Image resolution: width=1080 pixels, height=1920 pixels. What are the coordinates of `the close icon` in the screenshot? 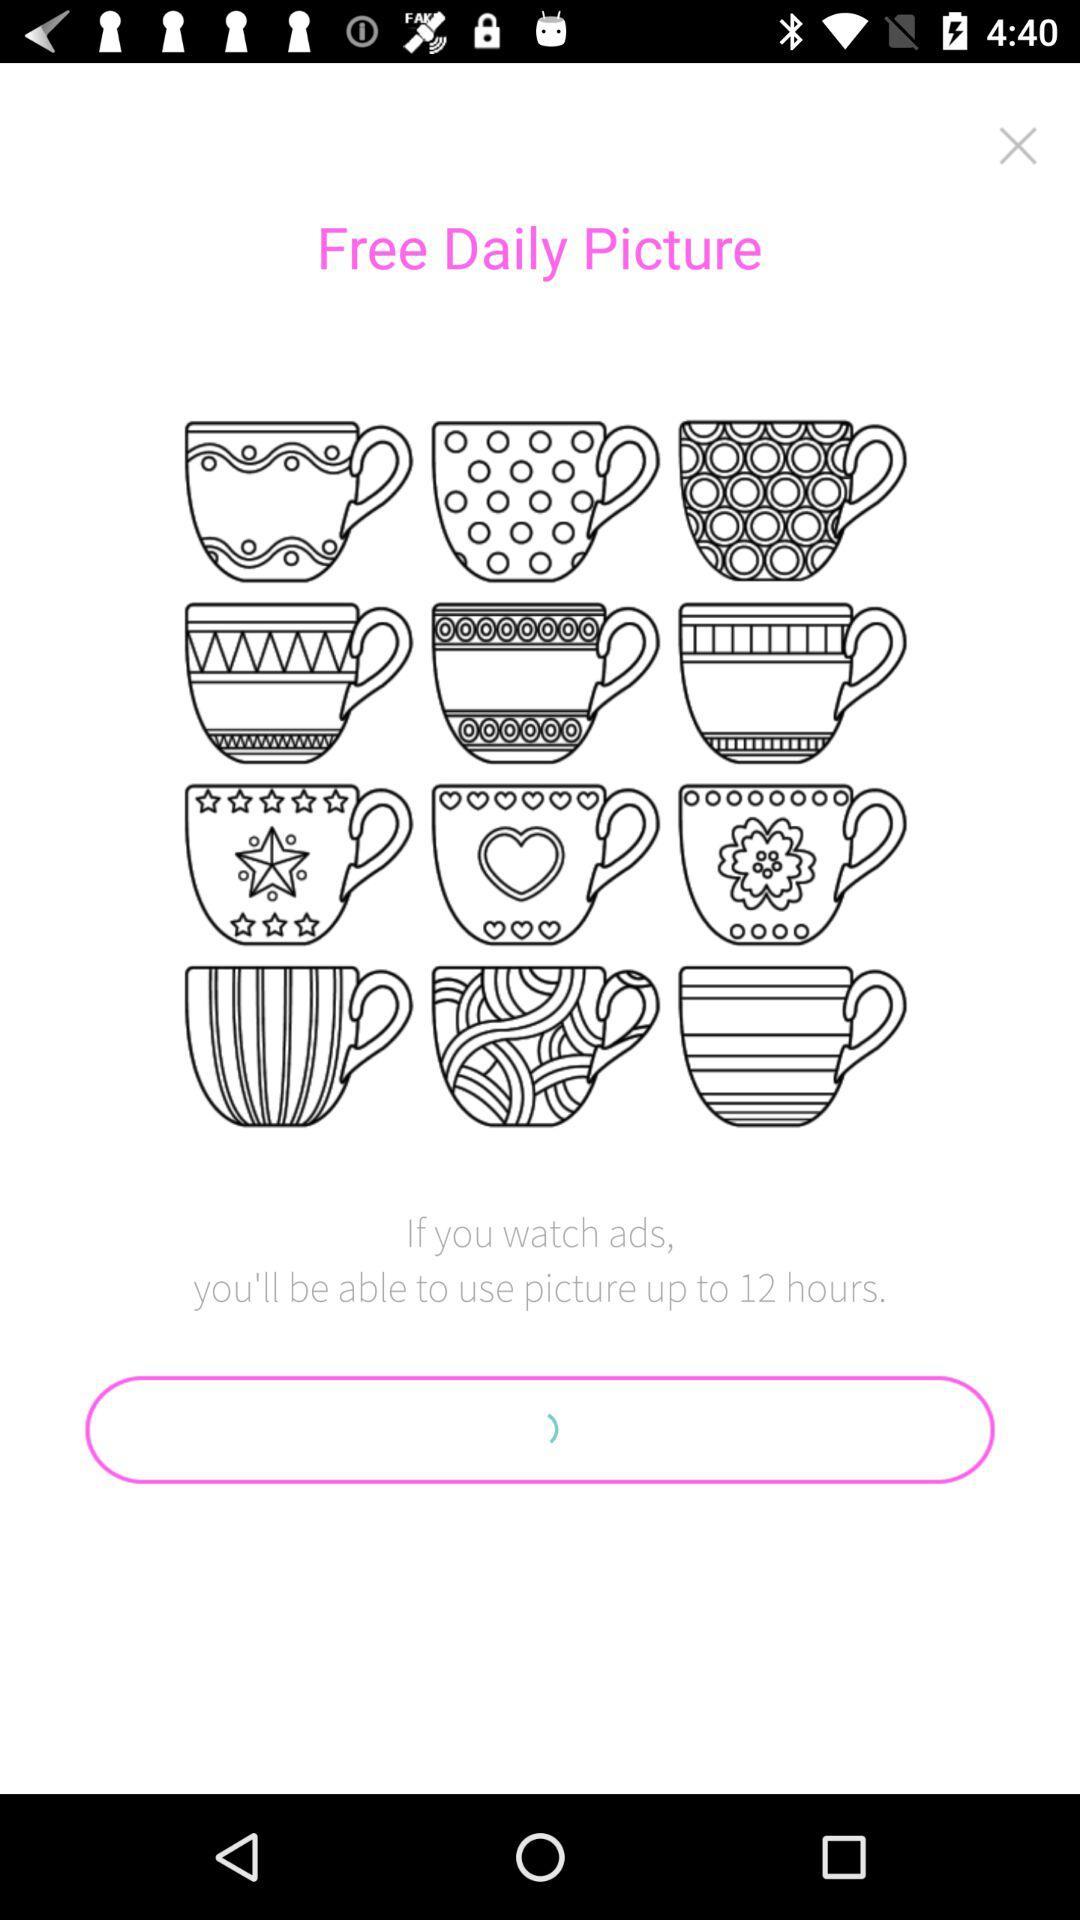 It's located at (1018, 144).